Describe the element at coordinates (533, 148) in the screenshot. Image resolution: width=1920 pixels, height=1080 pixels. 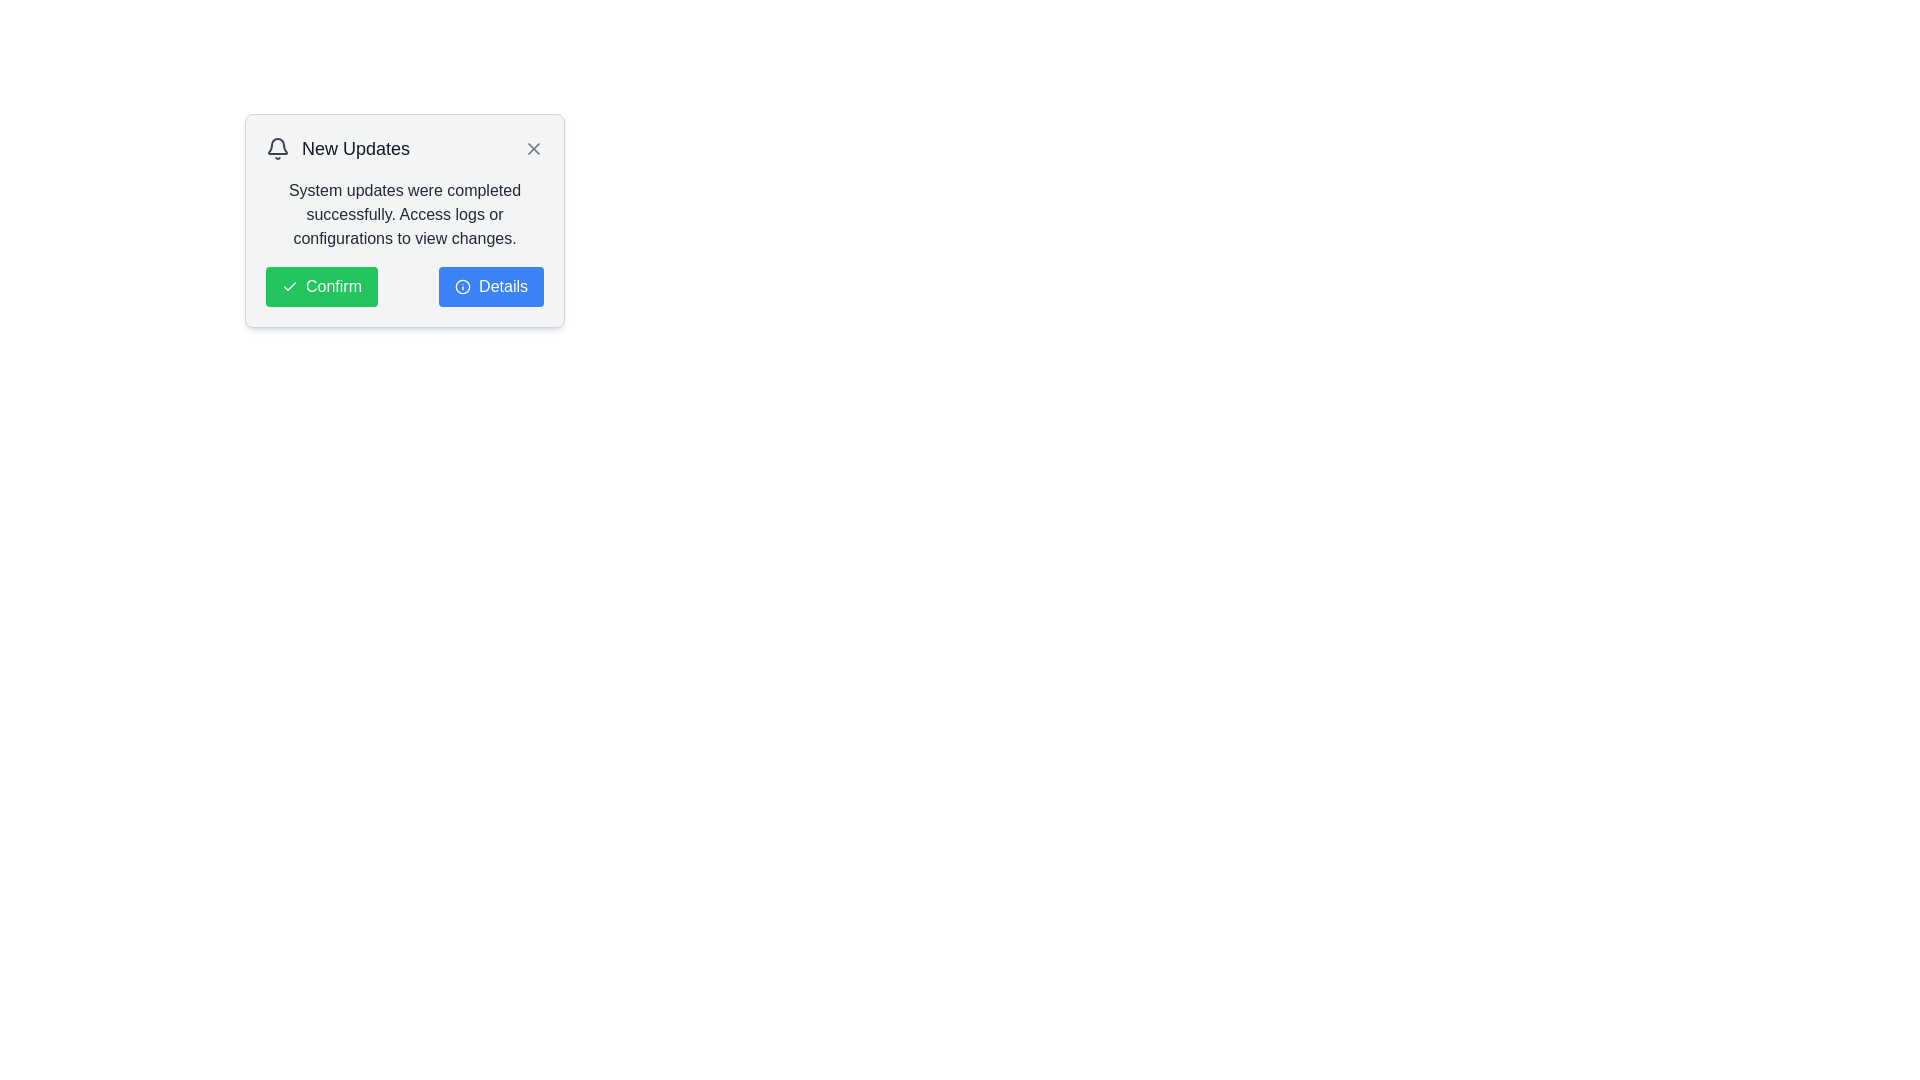
I see `the close button icon (X shape) located in the top-right corner of the 'New Updates' card for visual feedback` at that location.